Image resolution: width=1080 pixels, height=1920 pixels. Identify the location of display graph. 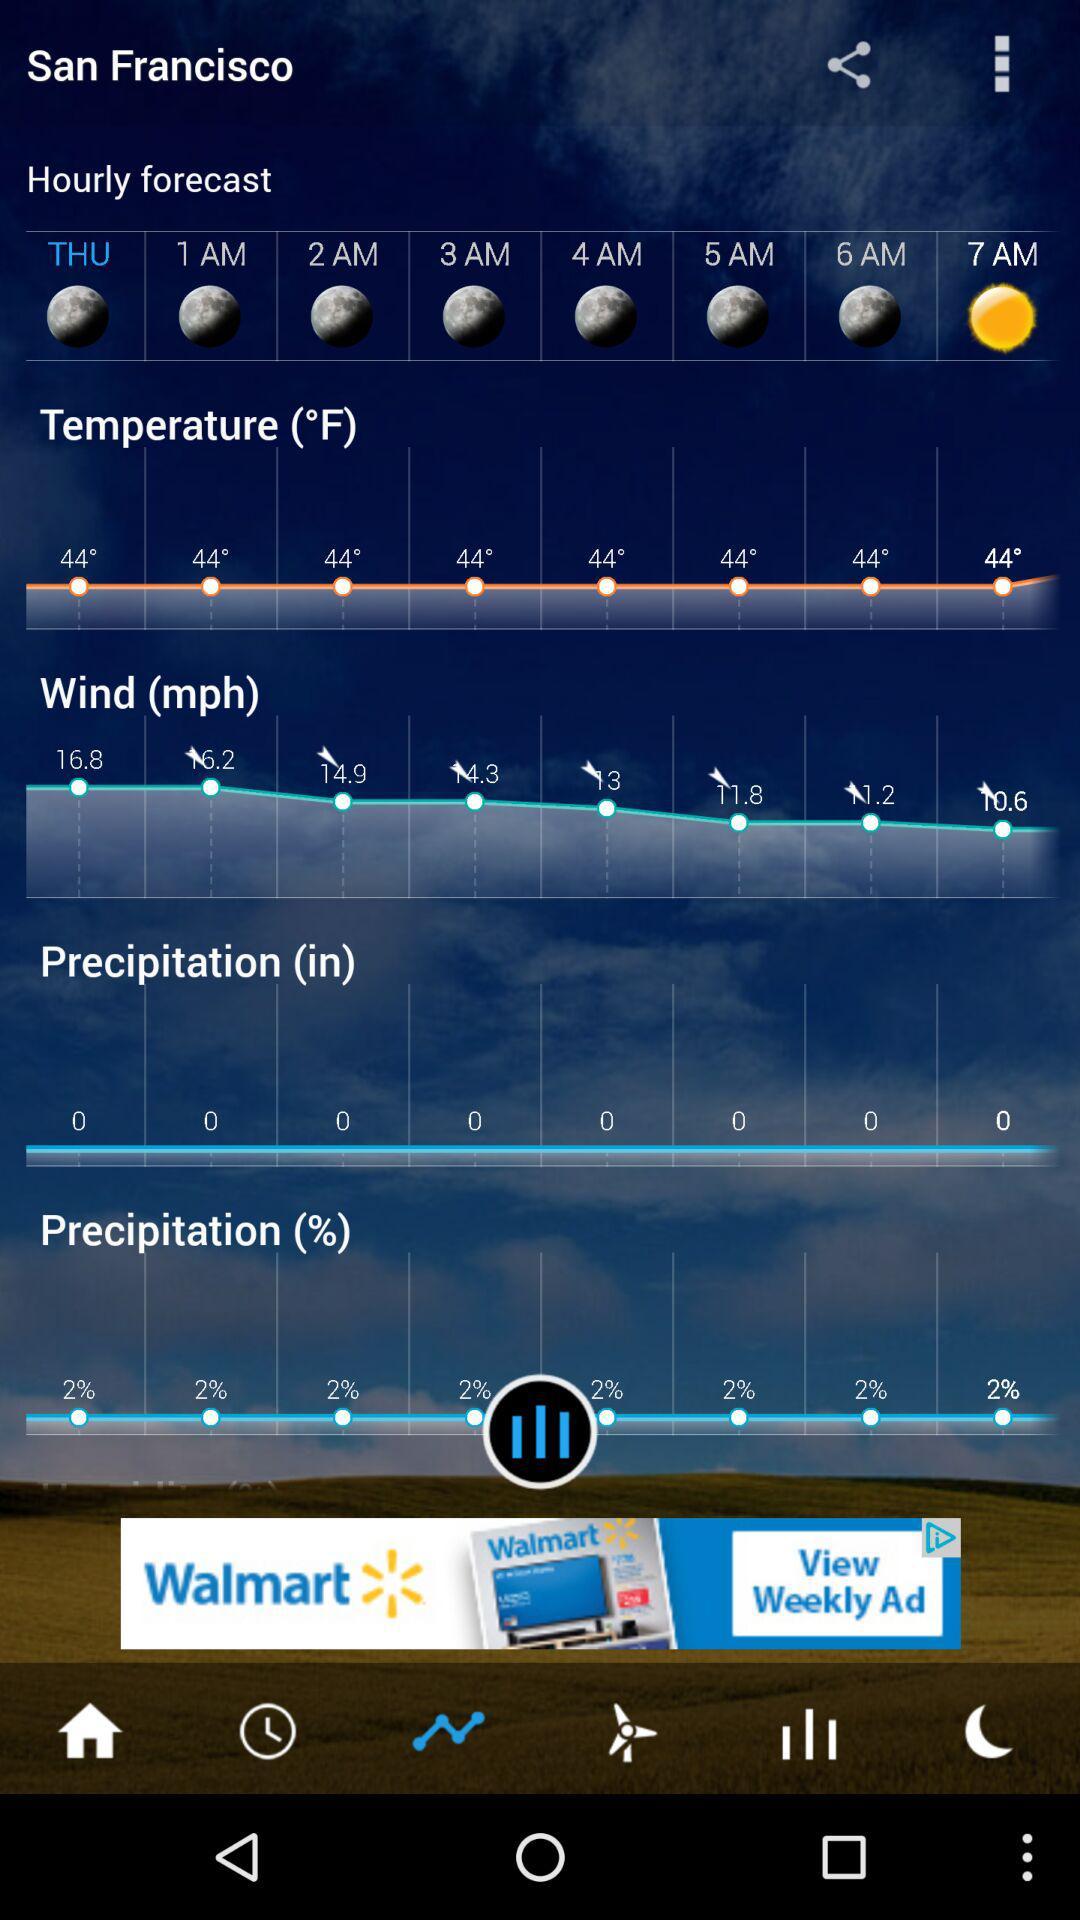
(450, 1728).